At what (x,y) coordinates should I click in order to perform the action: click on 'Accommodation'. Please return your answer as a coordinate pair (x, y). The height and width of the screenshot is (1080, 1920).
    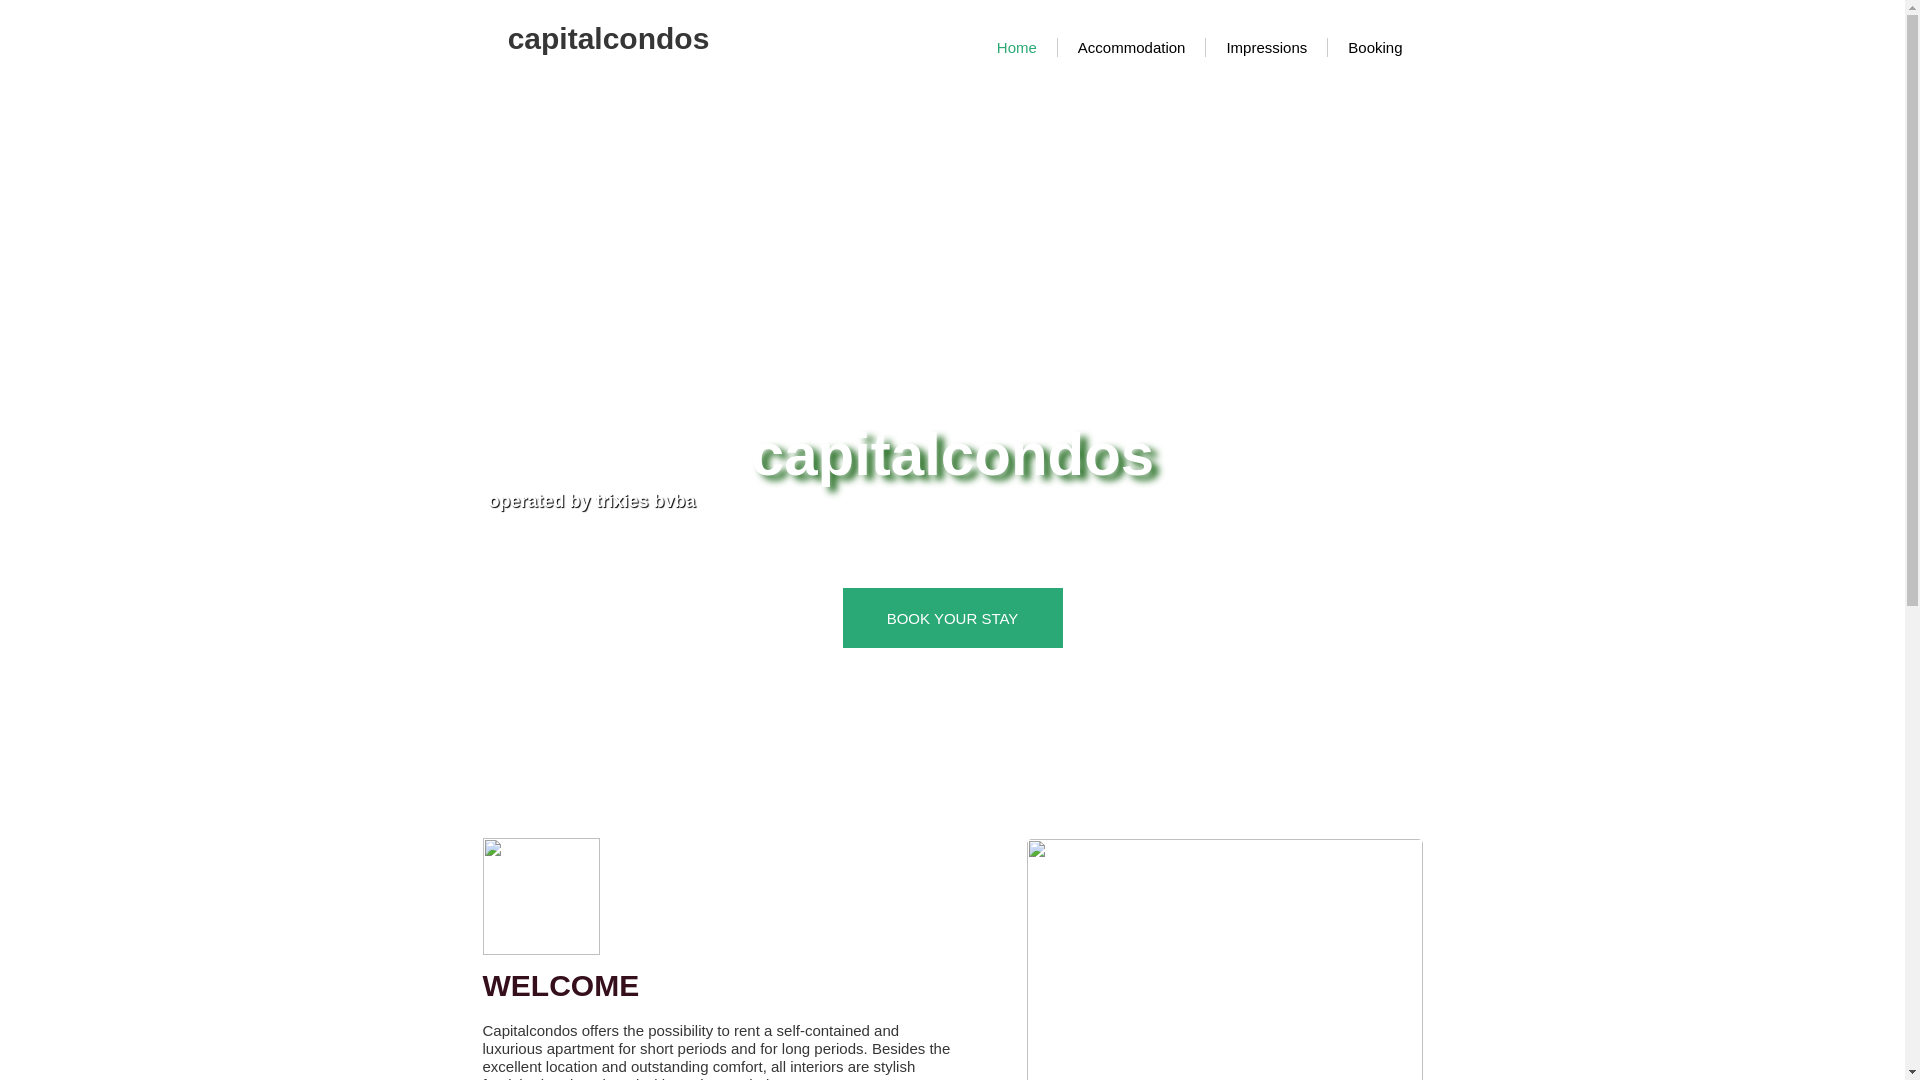
    Looking at the image, I should click on (1132, 46).